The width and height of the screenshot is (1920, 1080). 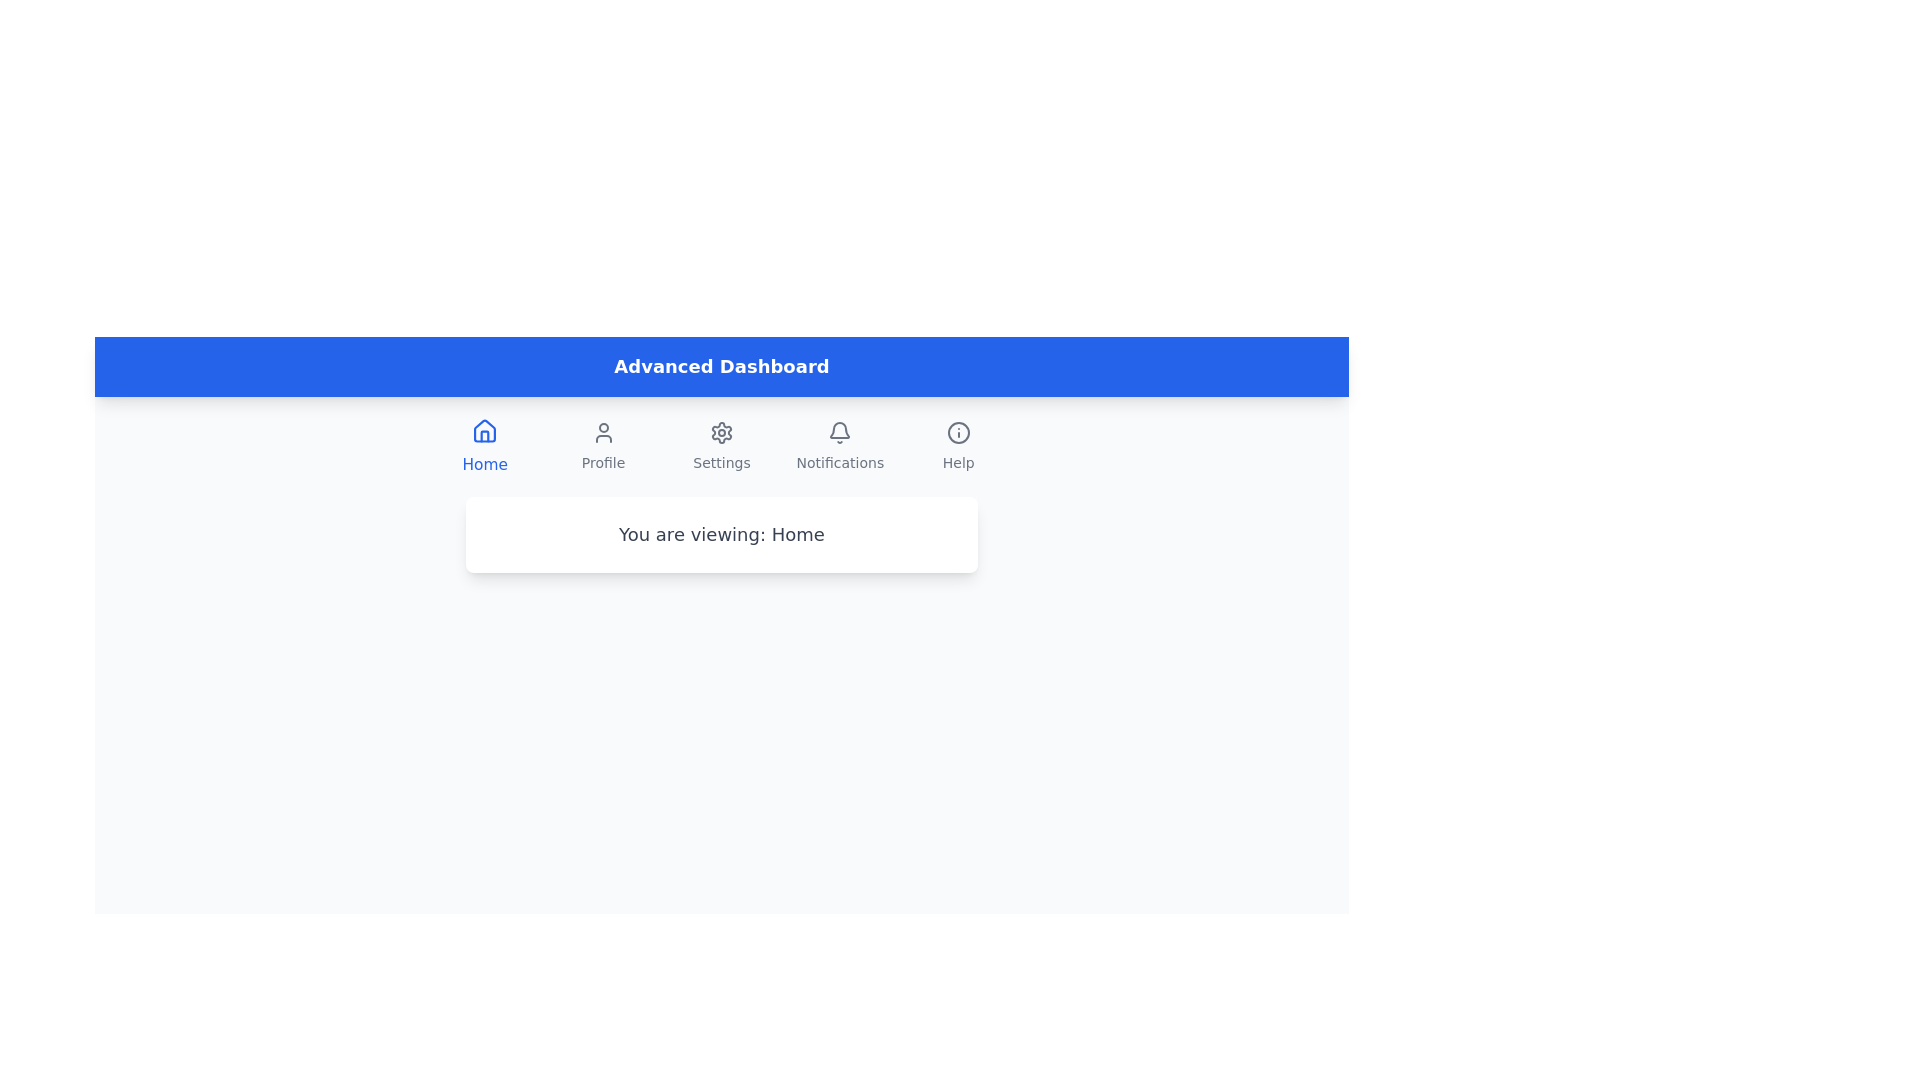 I want to click on the 'Home' navigation icon, so click(x=485, y=430).